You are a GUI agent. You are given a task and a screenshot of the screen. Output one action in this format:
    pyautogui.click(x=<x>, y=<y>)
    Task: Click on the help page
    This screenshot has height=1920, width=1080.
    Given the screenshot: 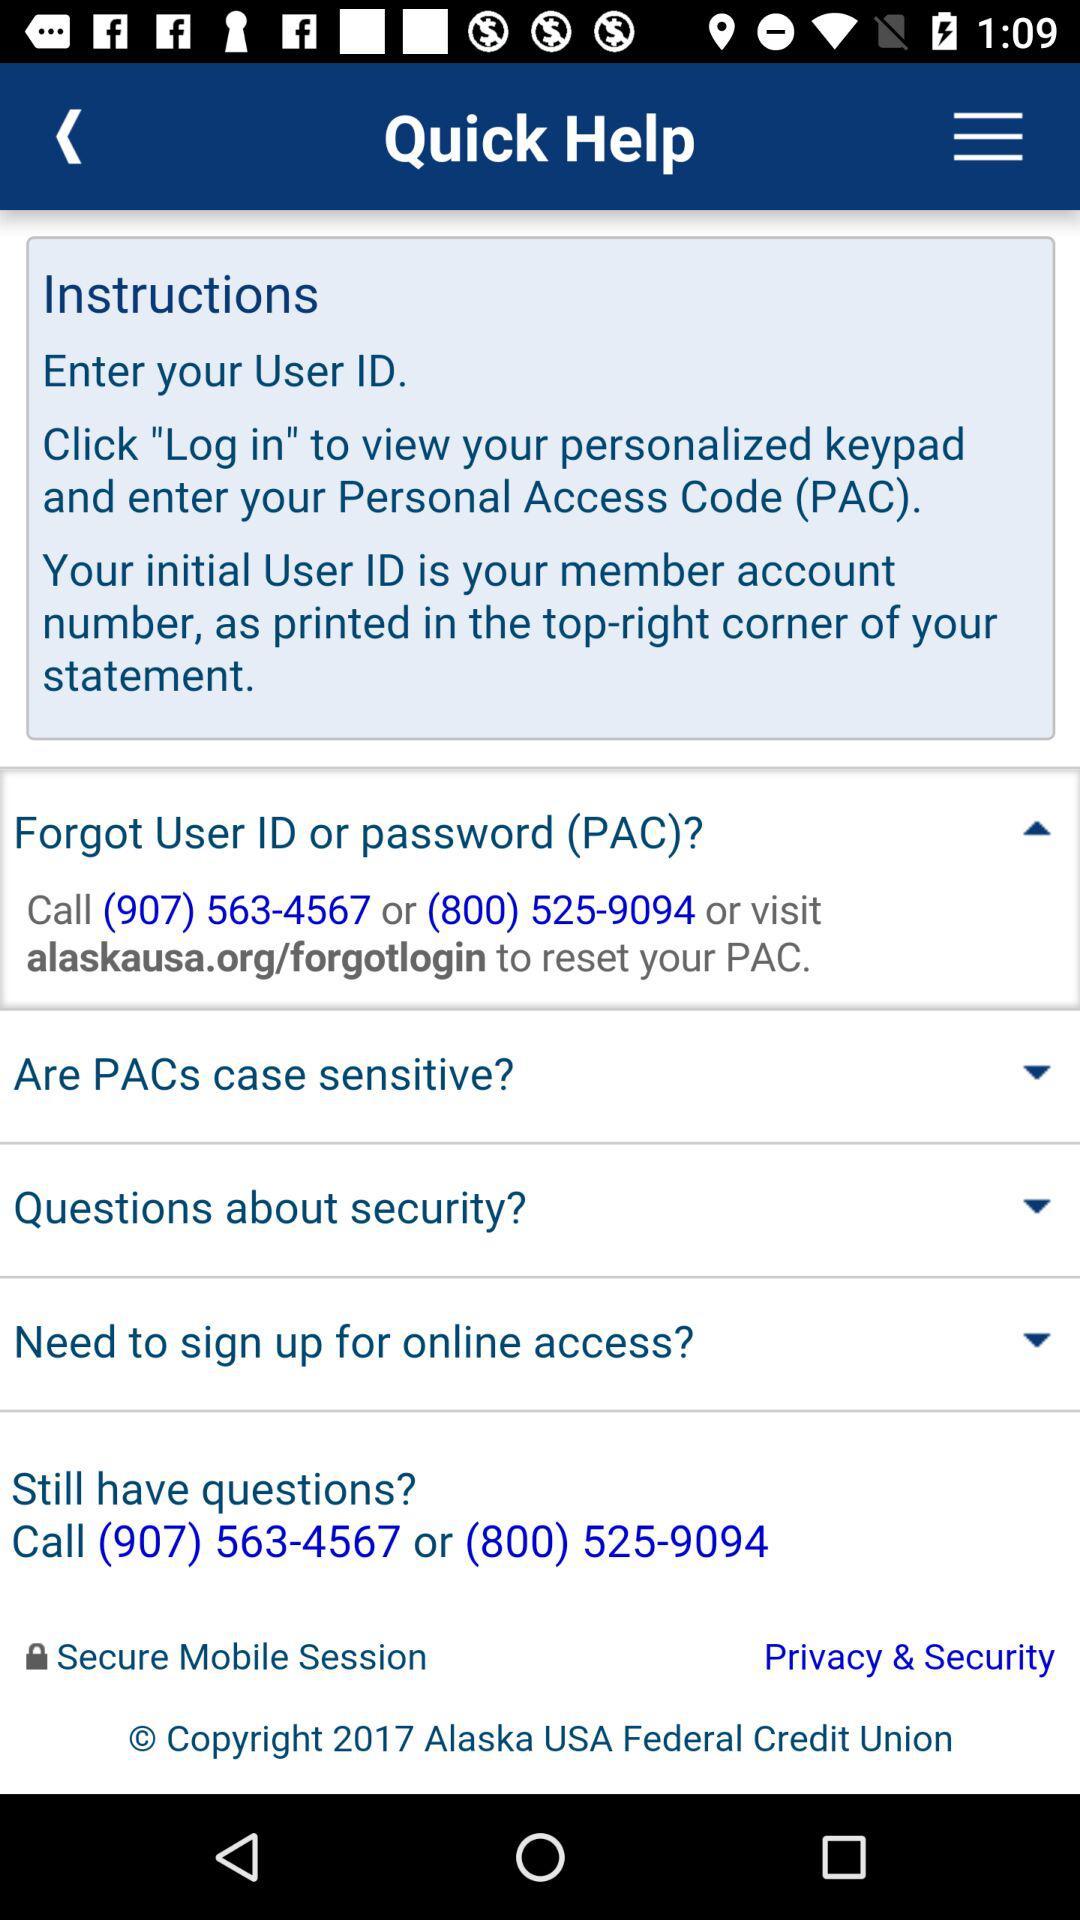 What is the action you would take?
    pyautogui.click(x=540, y=1002)
    